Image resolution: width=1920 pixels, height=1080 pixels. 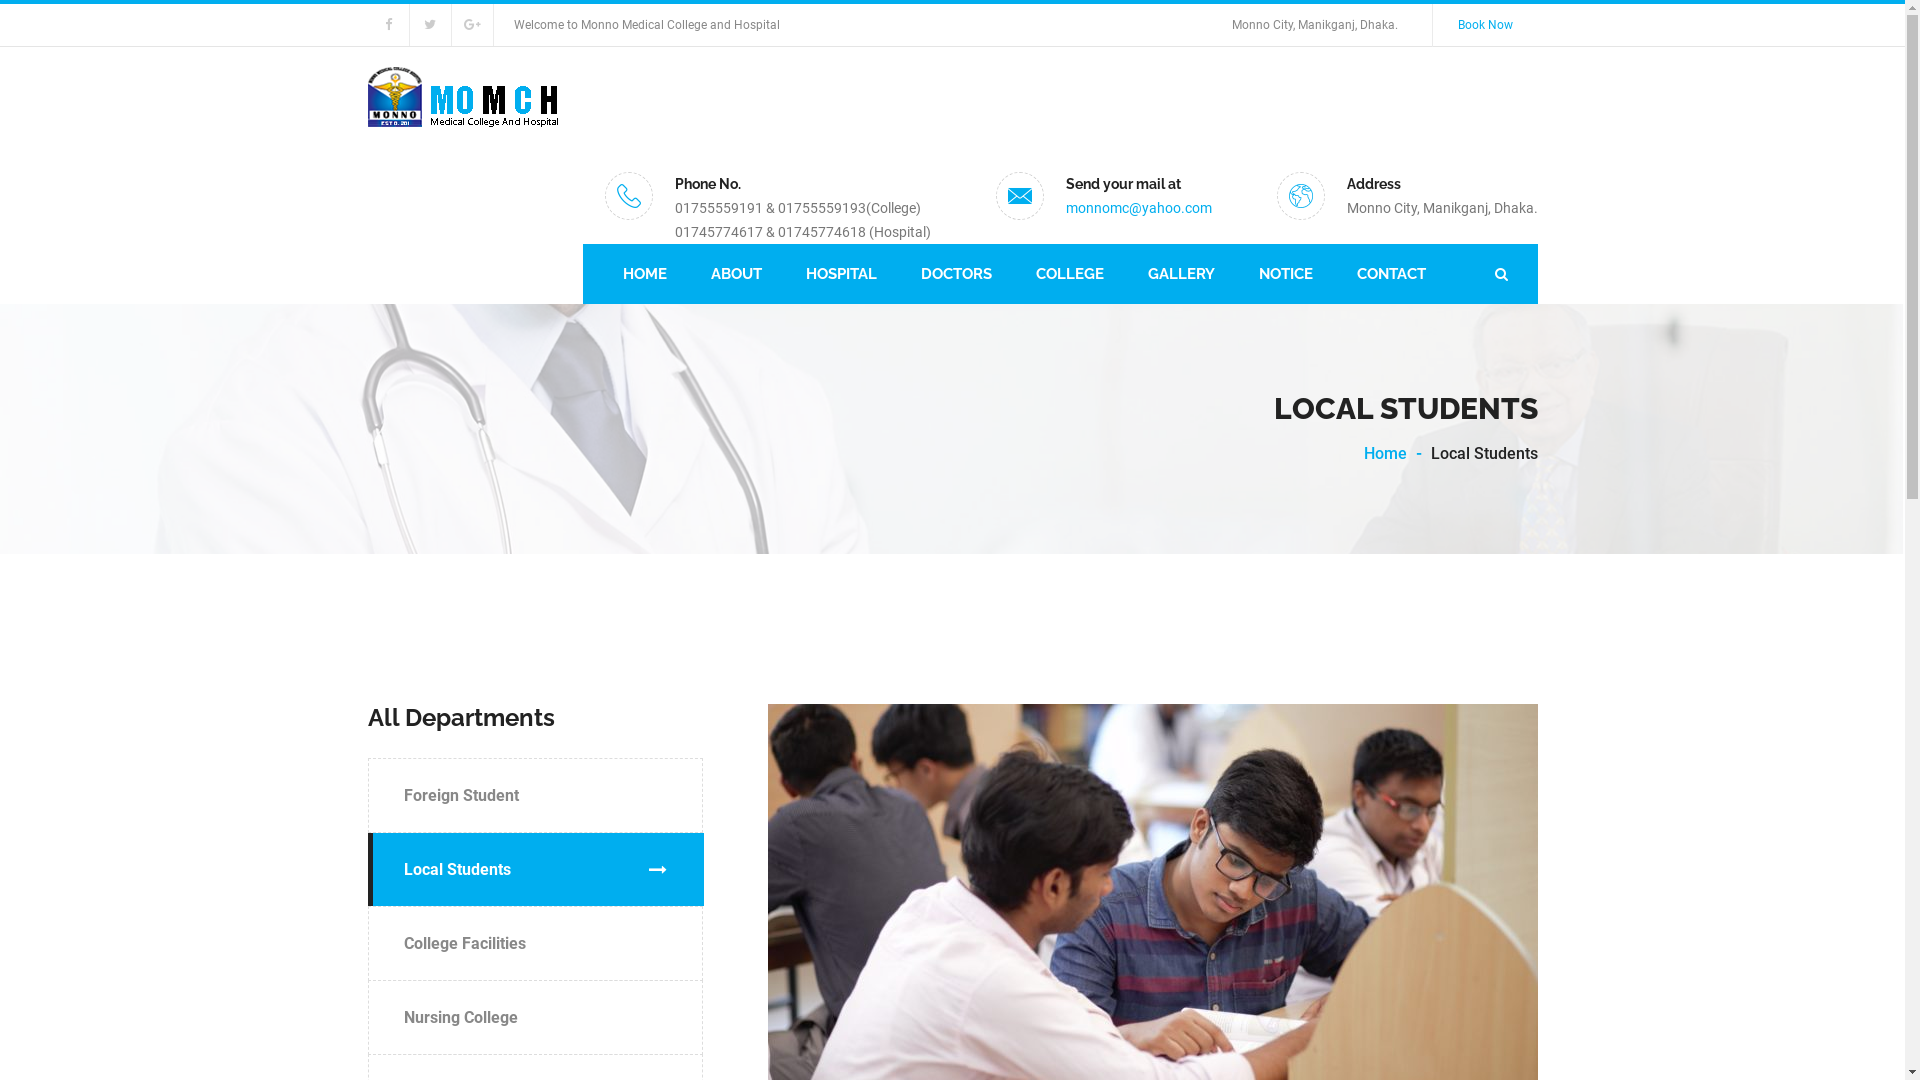 I want to click on 'COLLEGE', so click(x=1036, y=273).